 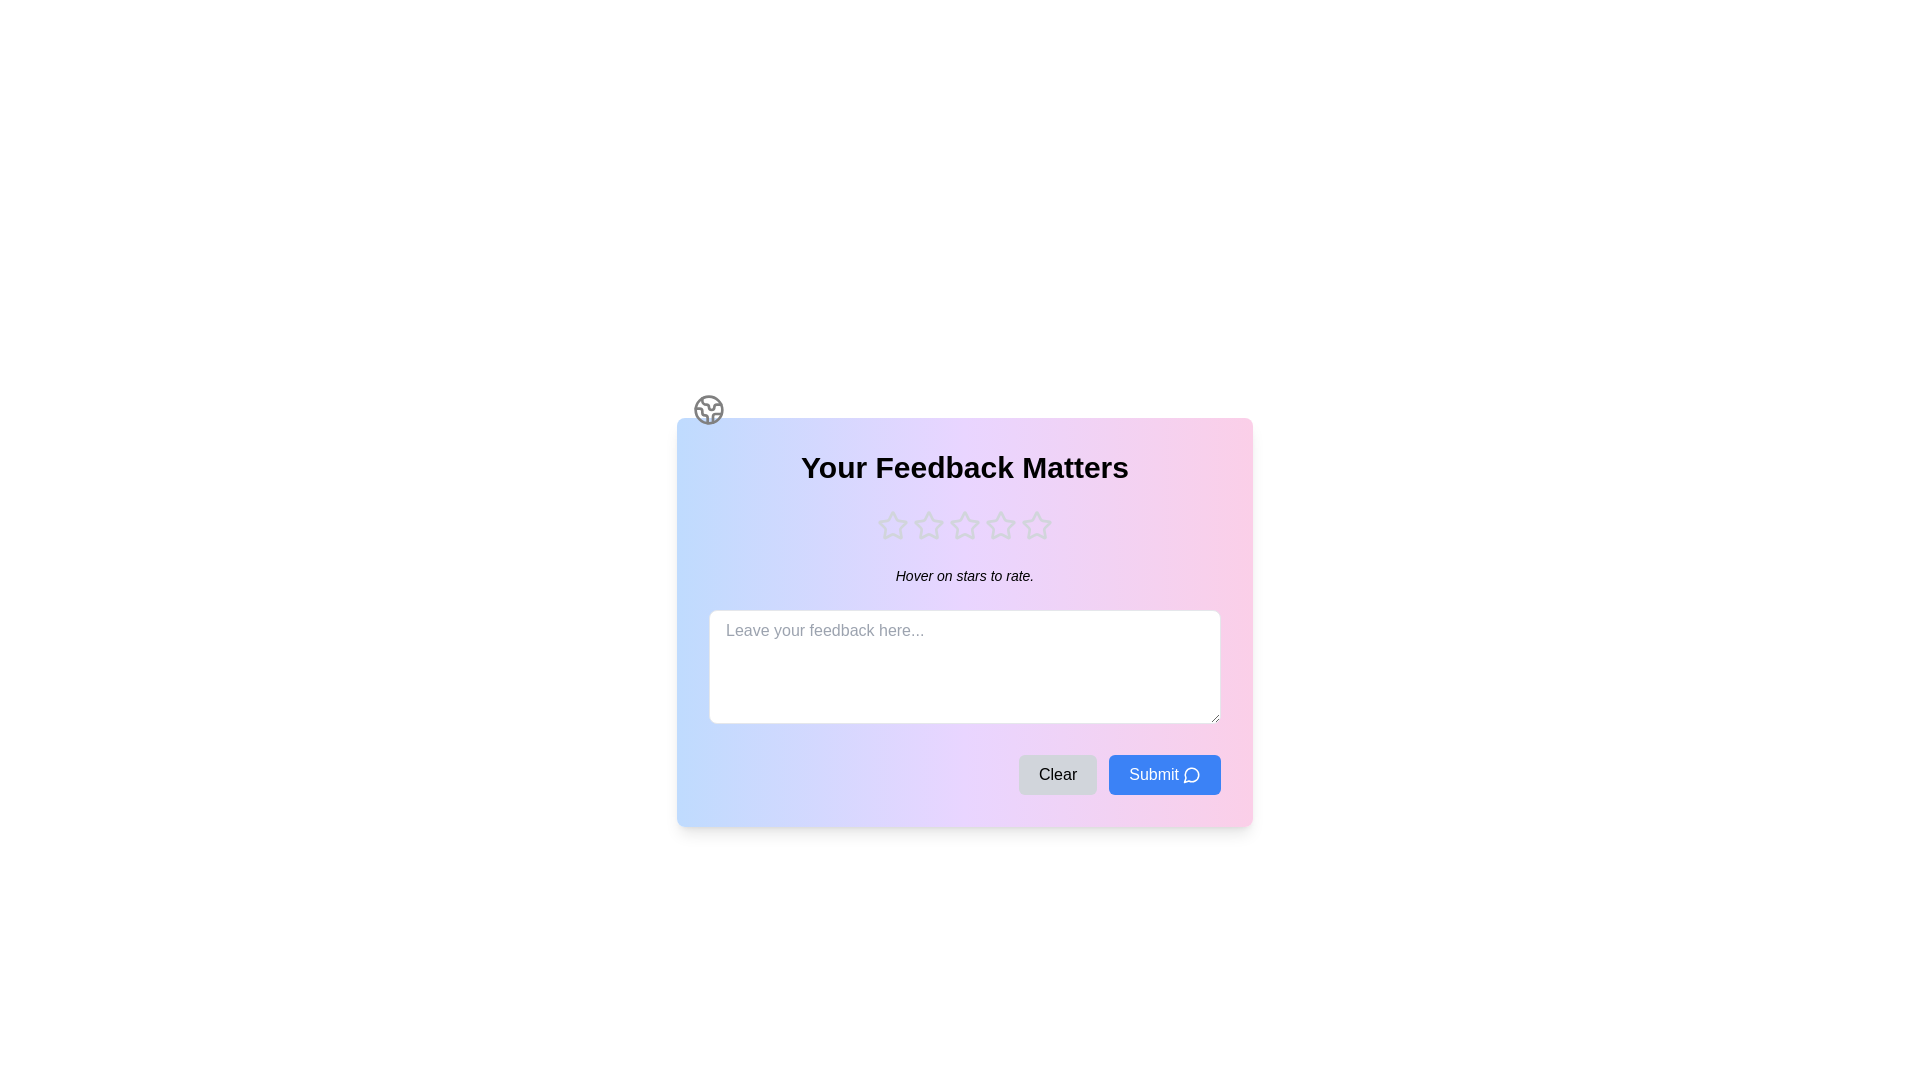 I want to click on the star rating to 3 by clicking on the respective star, so click(x=964, y=524).